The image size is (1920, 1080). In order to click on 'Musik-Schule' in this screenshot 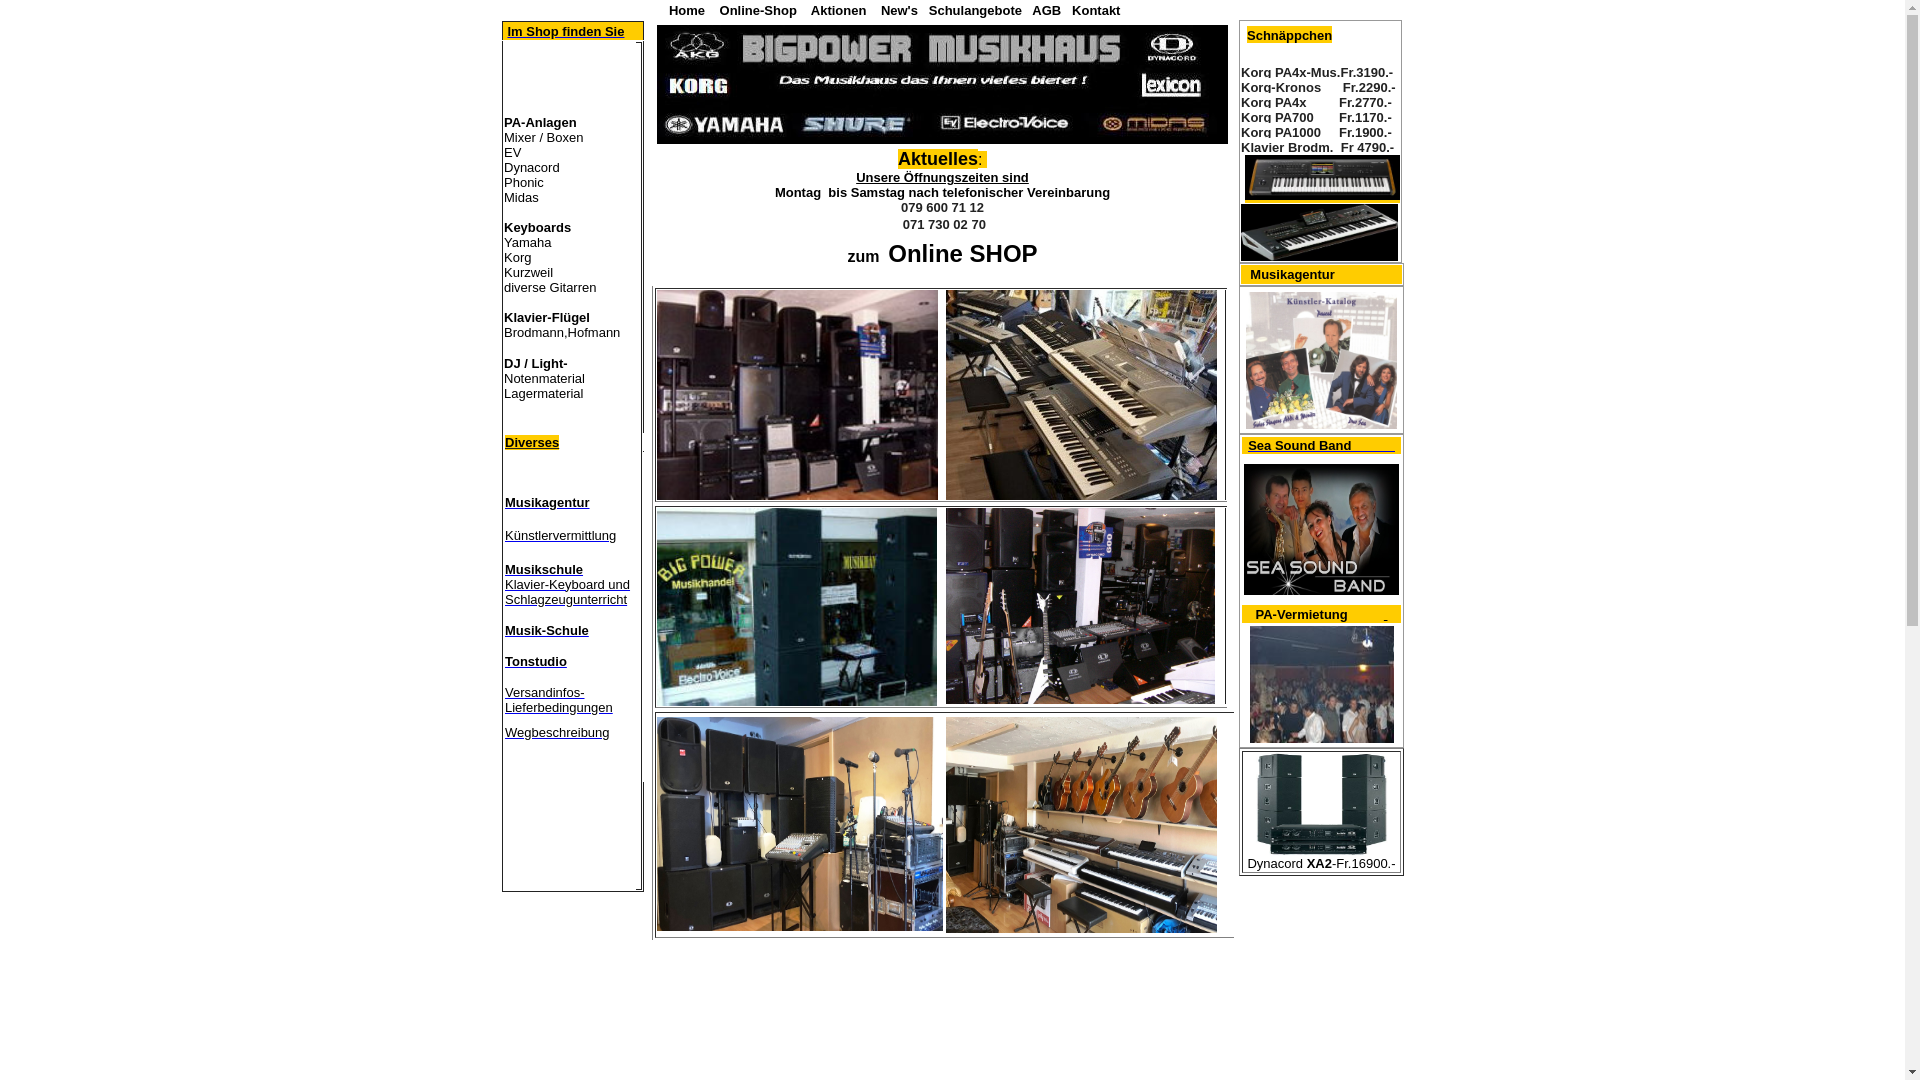, I will do `click(547, 628)`.